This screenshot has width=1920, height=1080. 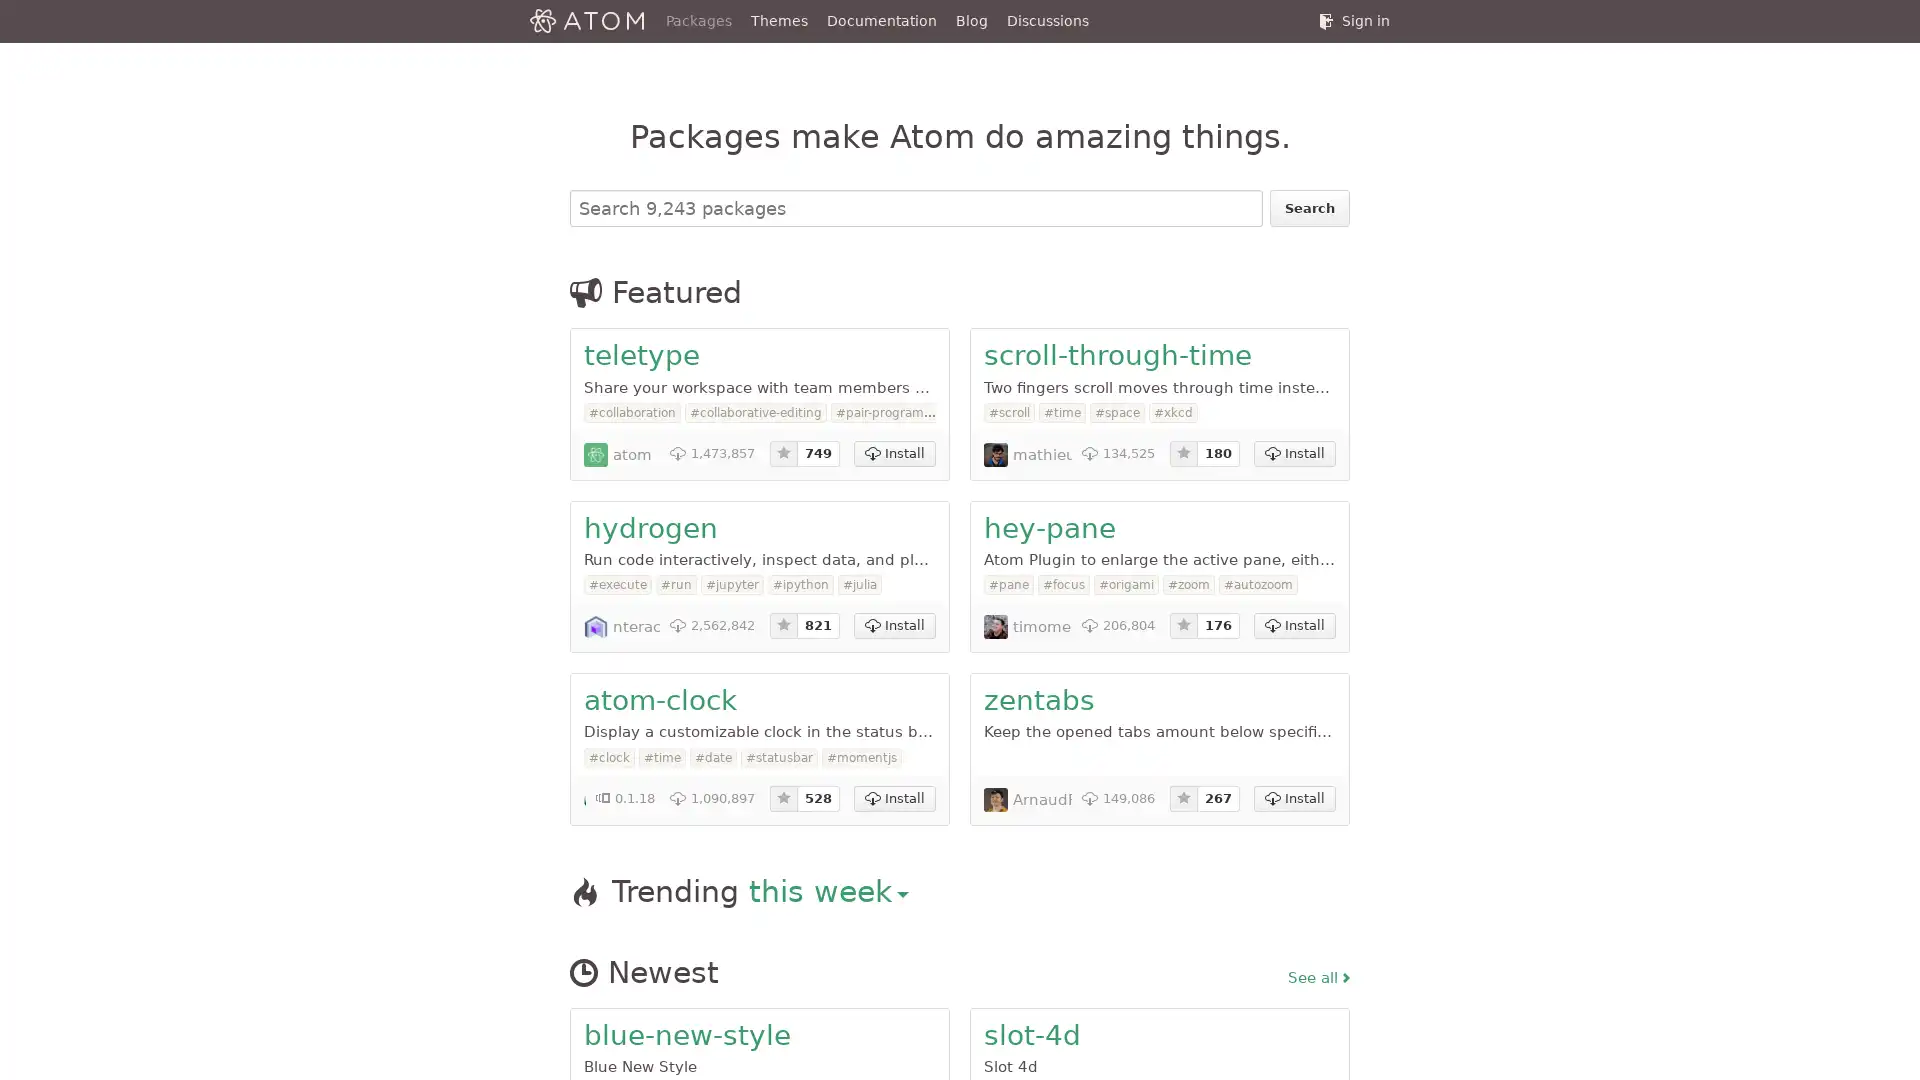 I want to click on Search, so click(x=1310, y=208).